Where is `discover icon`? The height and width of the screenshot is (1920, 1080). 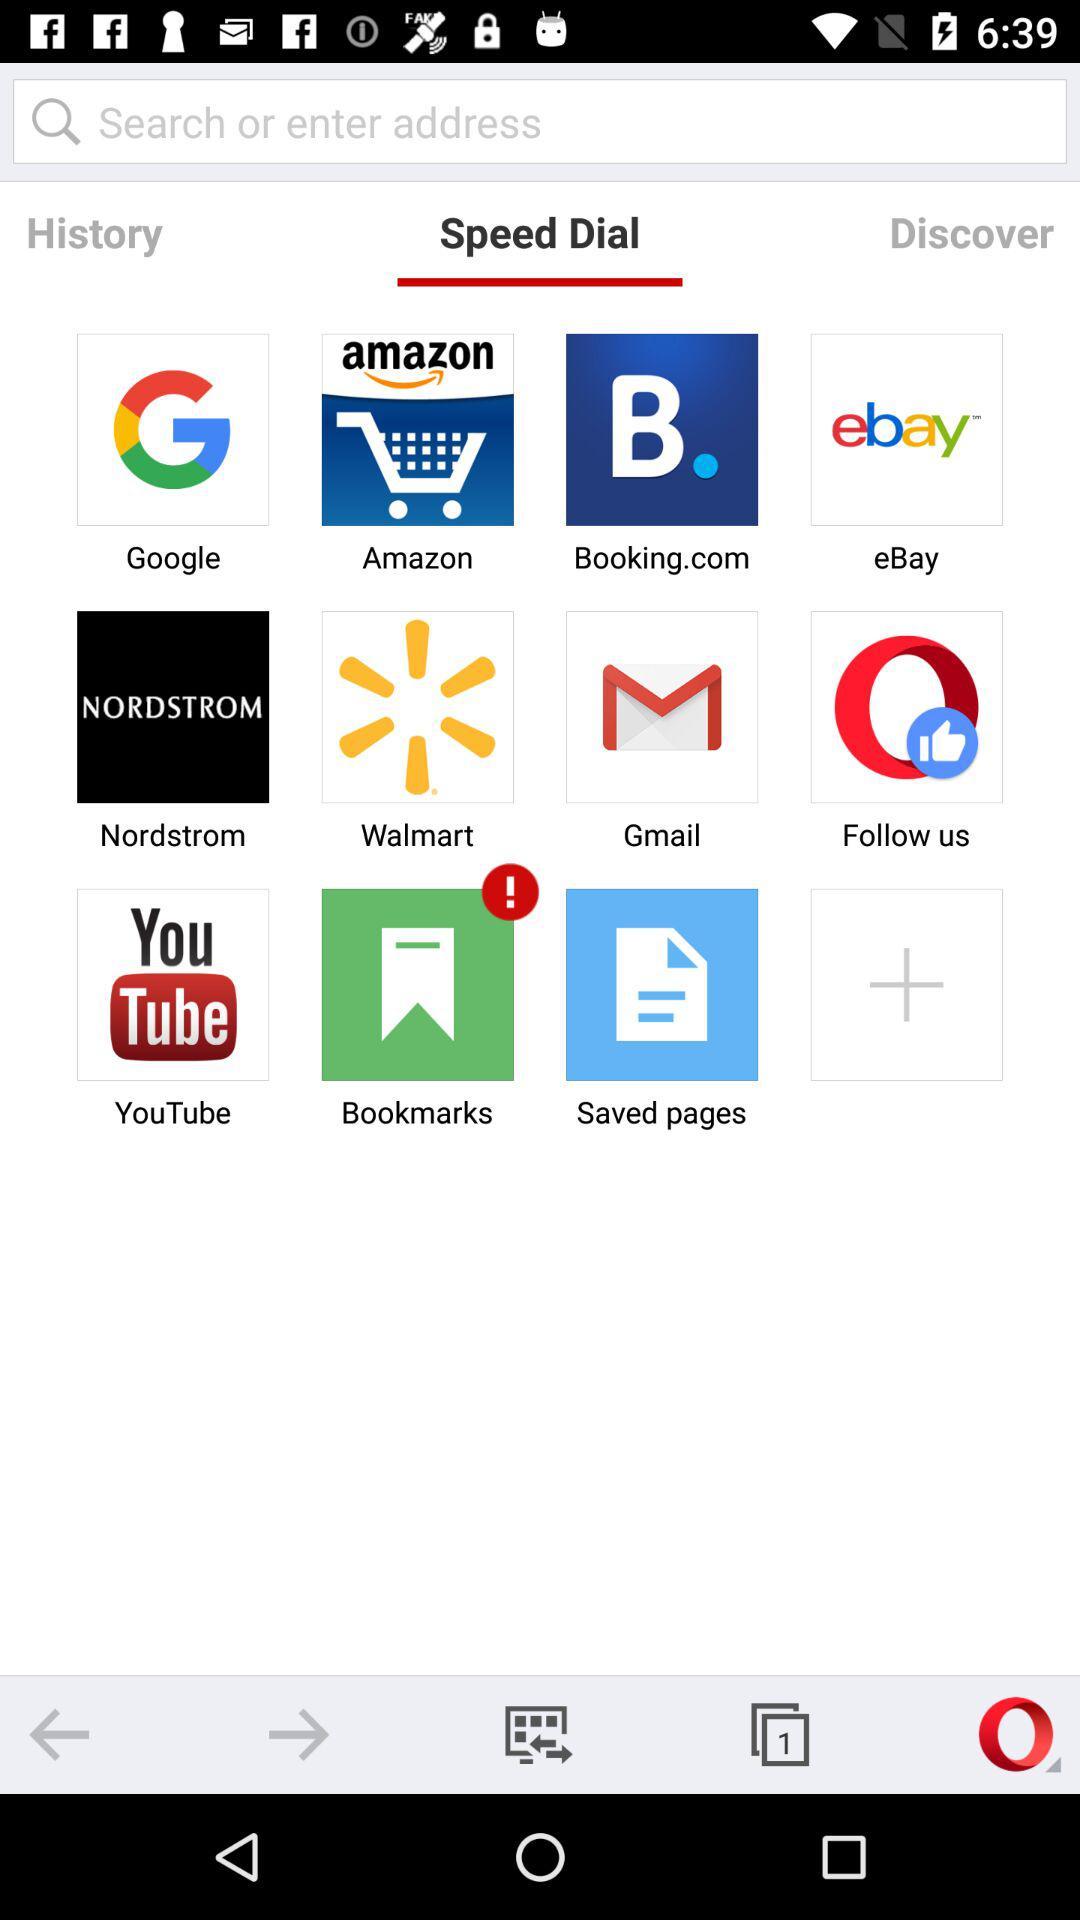 discover icon is located at coordinates (970, 231).